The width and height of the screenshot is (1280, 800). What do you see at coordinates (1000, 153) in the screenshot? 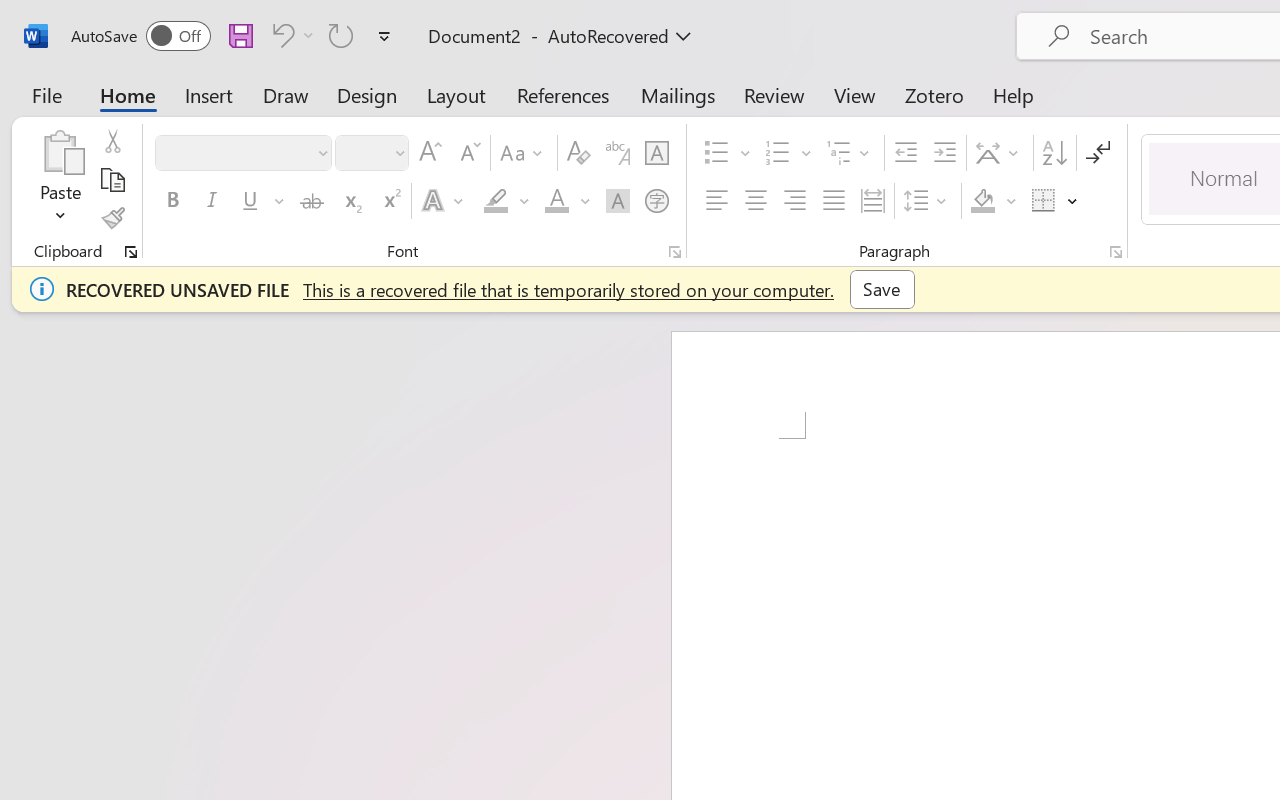
I see `'Asian Layout'` at bounding box center [1000, 153].